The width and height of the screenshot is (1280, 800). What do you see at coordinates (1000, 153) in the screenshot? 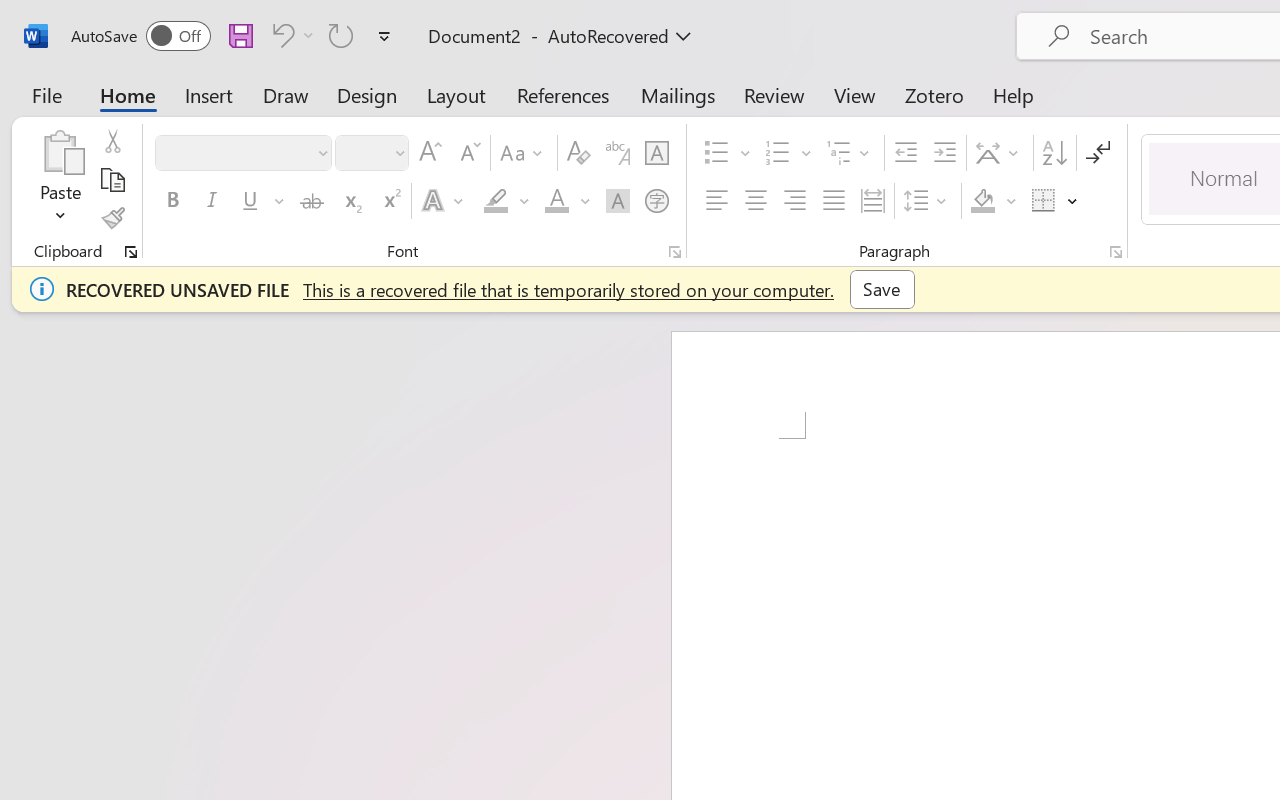
I see `'Asian Layout'` at bounding box center [1000, 153].